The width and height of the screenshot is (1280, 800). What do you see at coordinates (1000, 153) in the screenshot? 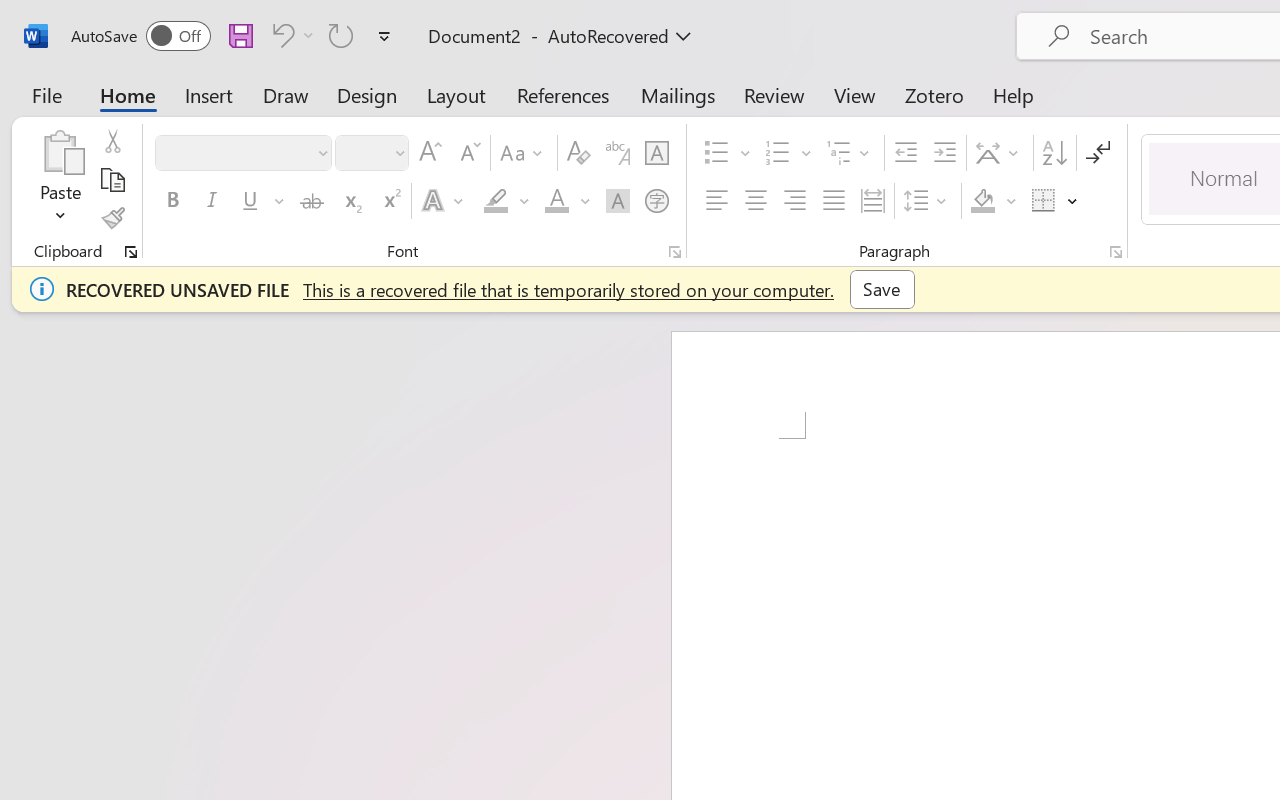
I see `'Asian Layout'` at bounding box center [1000, 153].